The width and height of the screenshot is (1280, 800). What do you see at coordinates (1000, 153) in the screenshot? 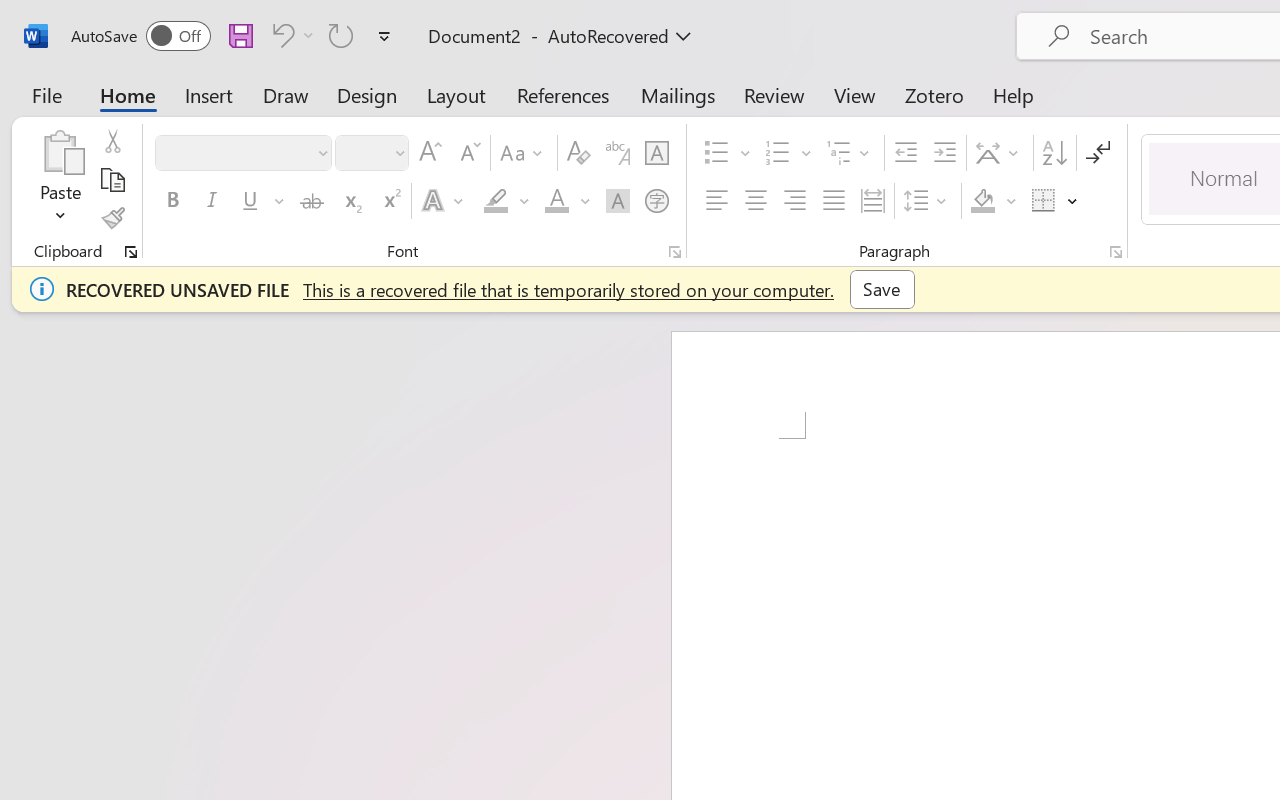
I see `'Asian Layout'` at bounding box center [1000, 153].